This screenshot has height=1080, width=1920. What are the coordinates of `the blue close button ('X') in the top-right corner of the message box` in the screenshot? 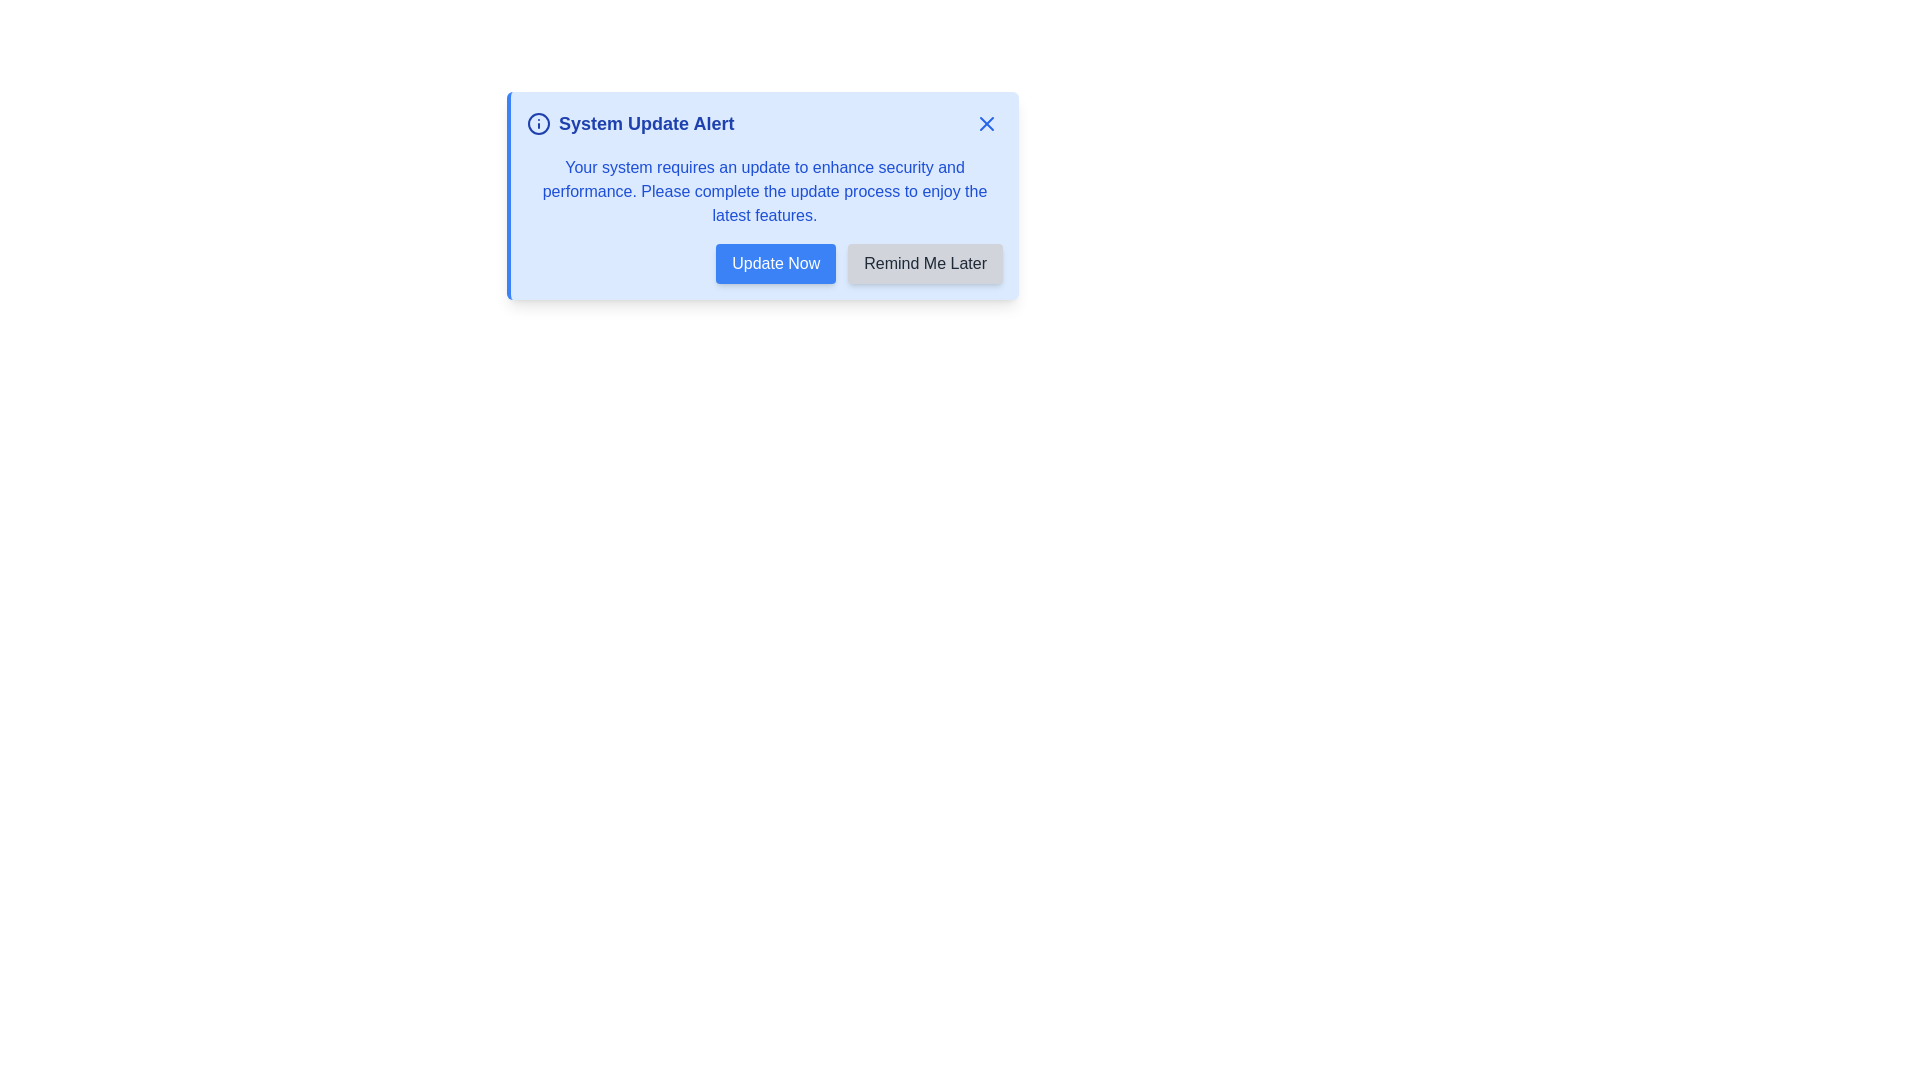 It's located at (987, 123).